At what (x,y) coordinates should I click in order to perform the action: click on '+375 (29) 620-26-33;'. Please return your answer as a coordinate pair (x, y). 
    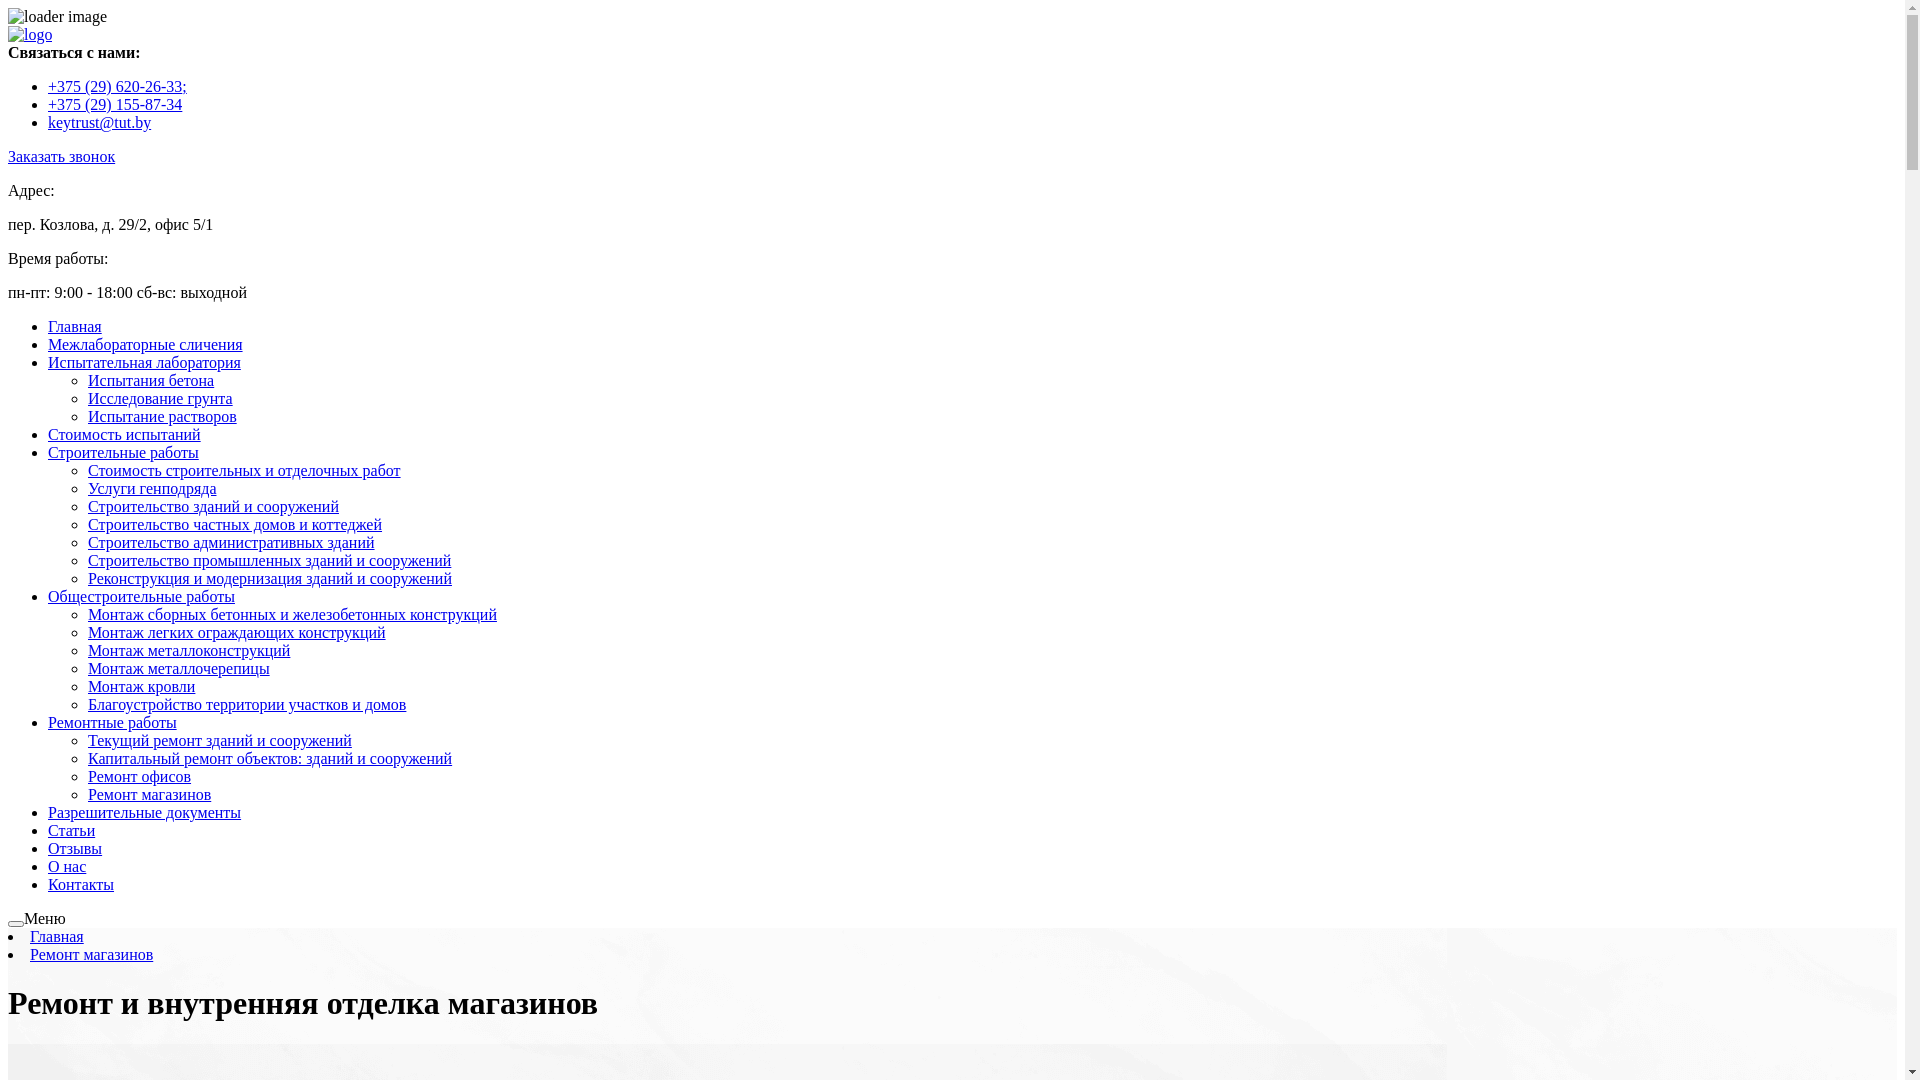
    Looking at the image, I should click on (48, 85).